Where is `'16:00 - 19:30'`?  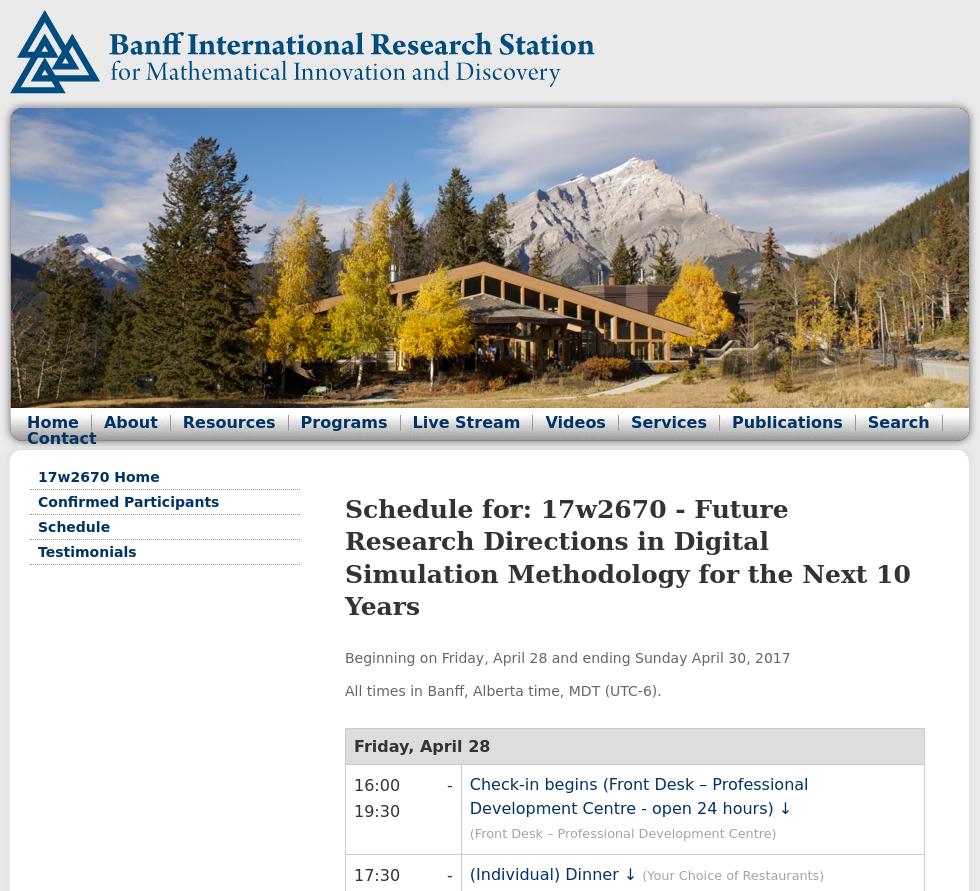
'16:00 - 19:30' is located at coordinates (353, 797).